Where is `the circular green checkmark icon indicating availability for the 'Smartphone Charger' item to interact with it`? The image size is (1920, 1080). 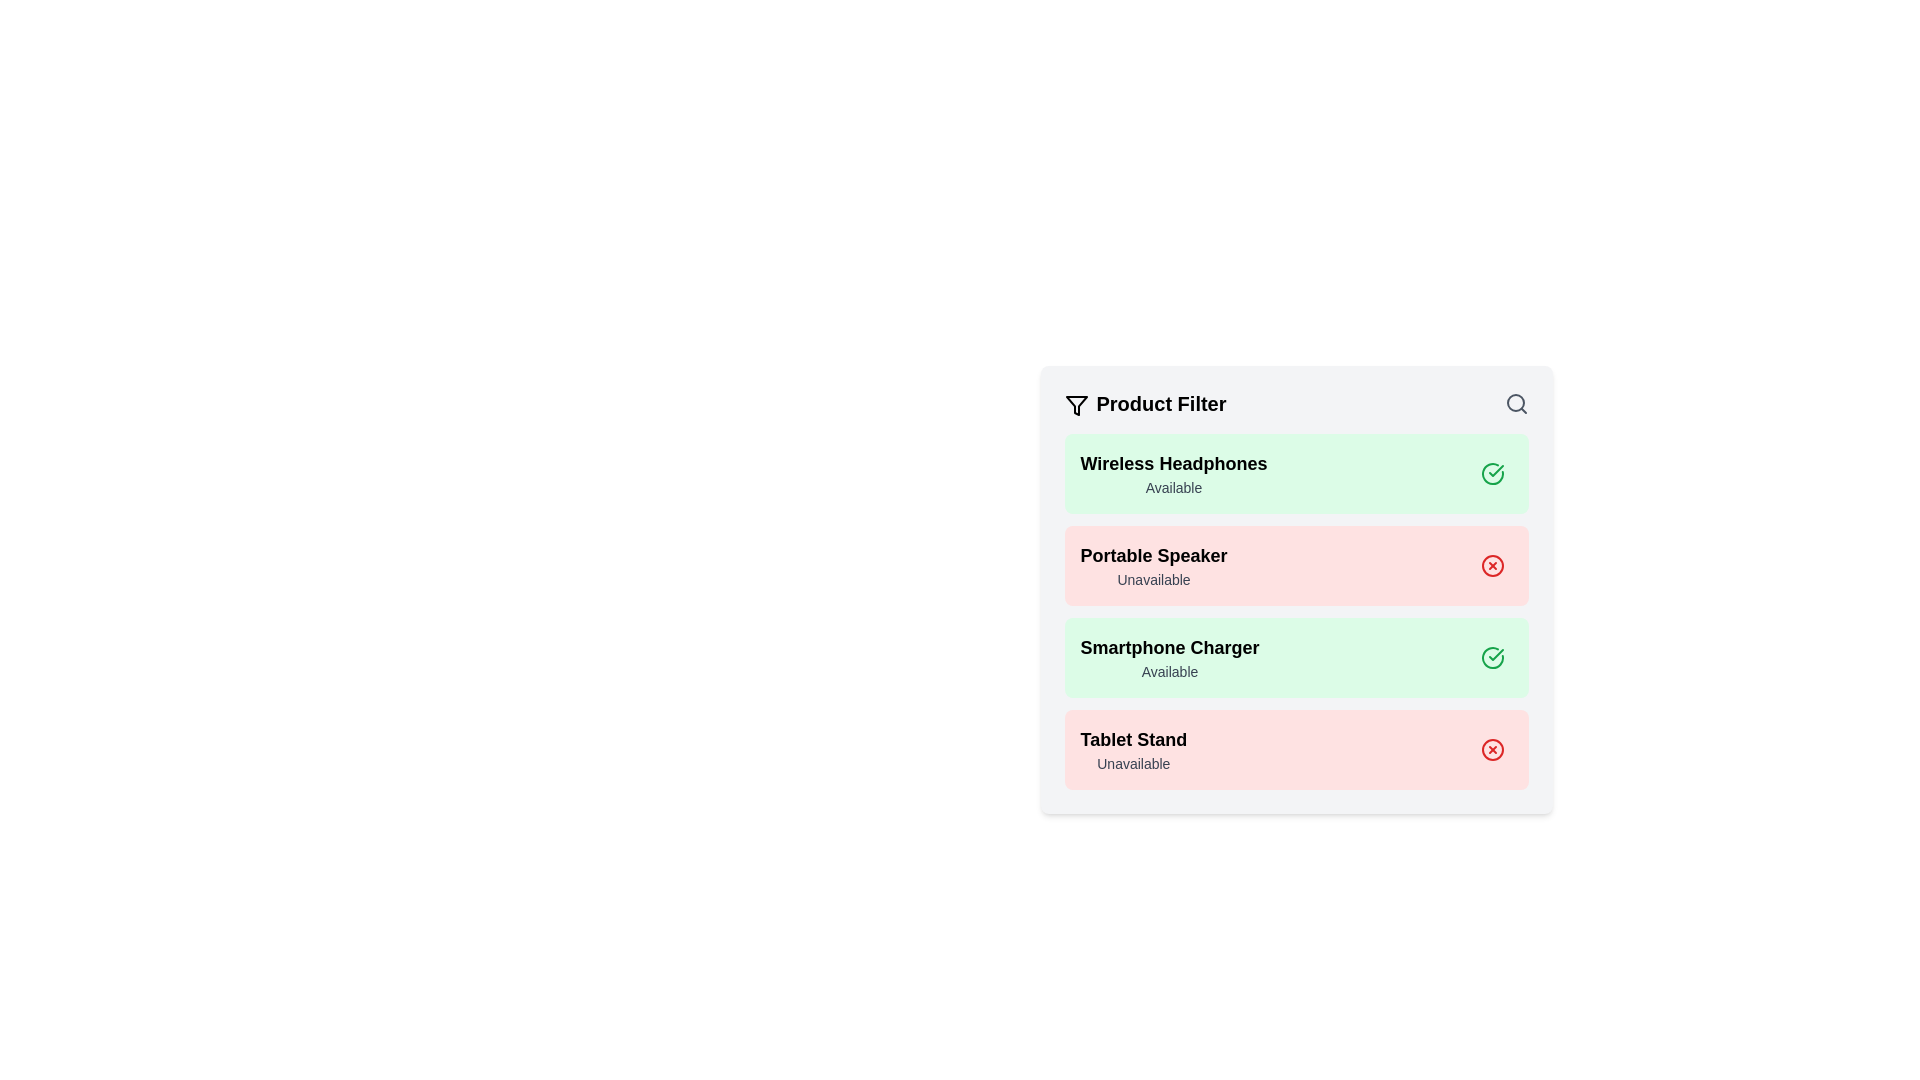 the circular green checkmark icon indicating availability for the 'Smartphone Charger' item to interact with it is located at coordinates (1492, 658).